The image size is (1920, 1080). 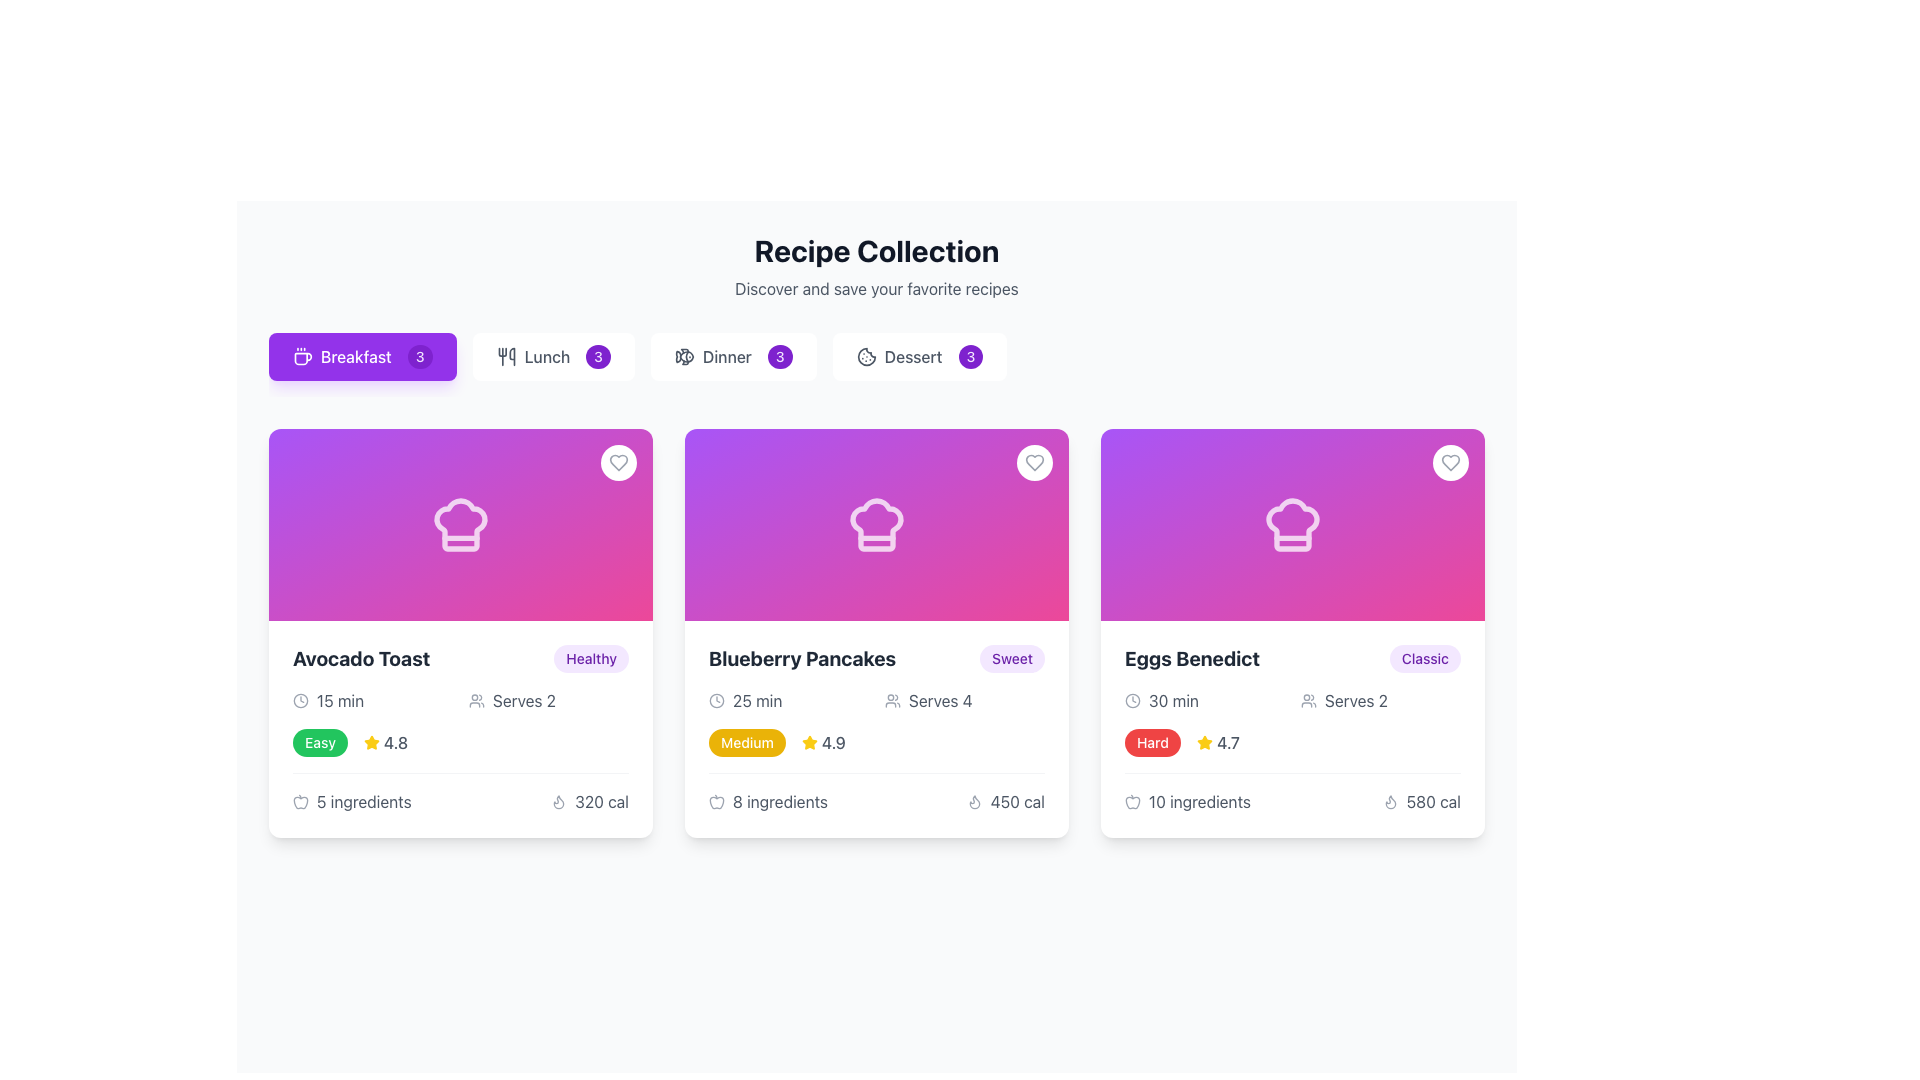 What do you see at coordinates (1035, 462) in the screenshot?
I see `the heart-shaped SVG icon in the 'Blueberry Pancakes' recipe card to favorite the item` at bounding box center [1035, 462].